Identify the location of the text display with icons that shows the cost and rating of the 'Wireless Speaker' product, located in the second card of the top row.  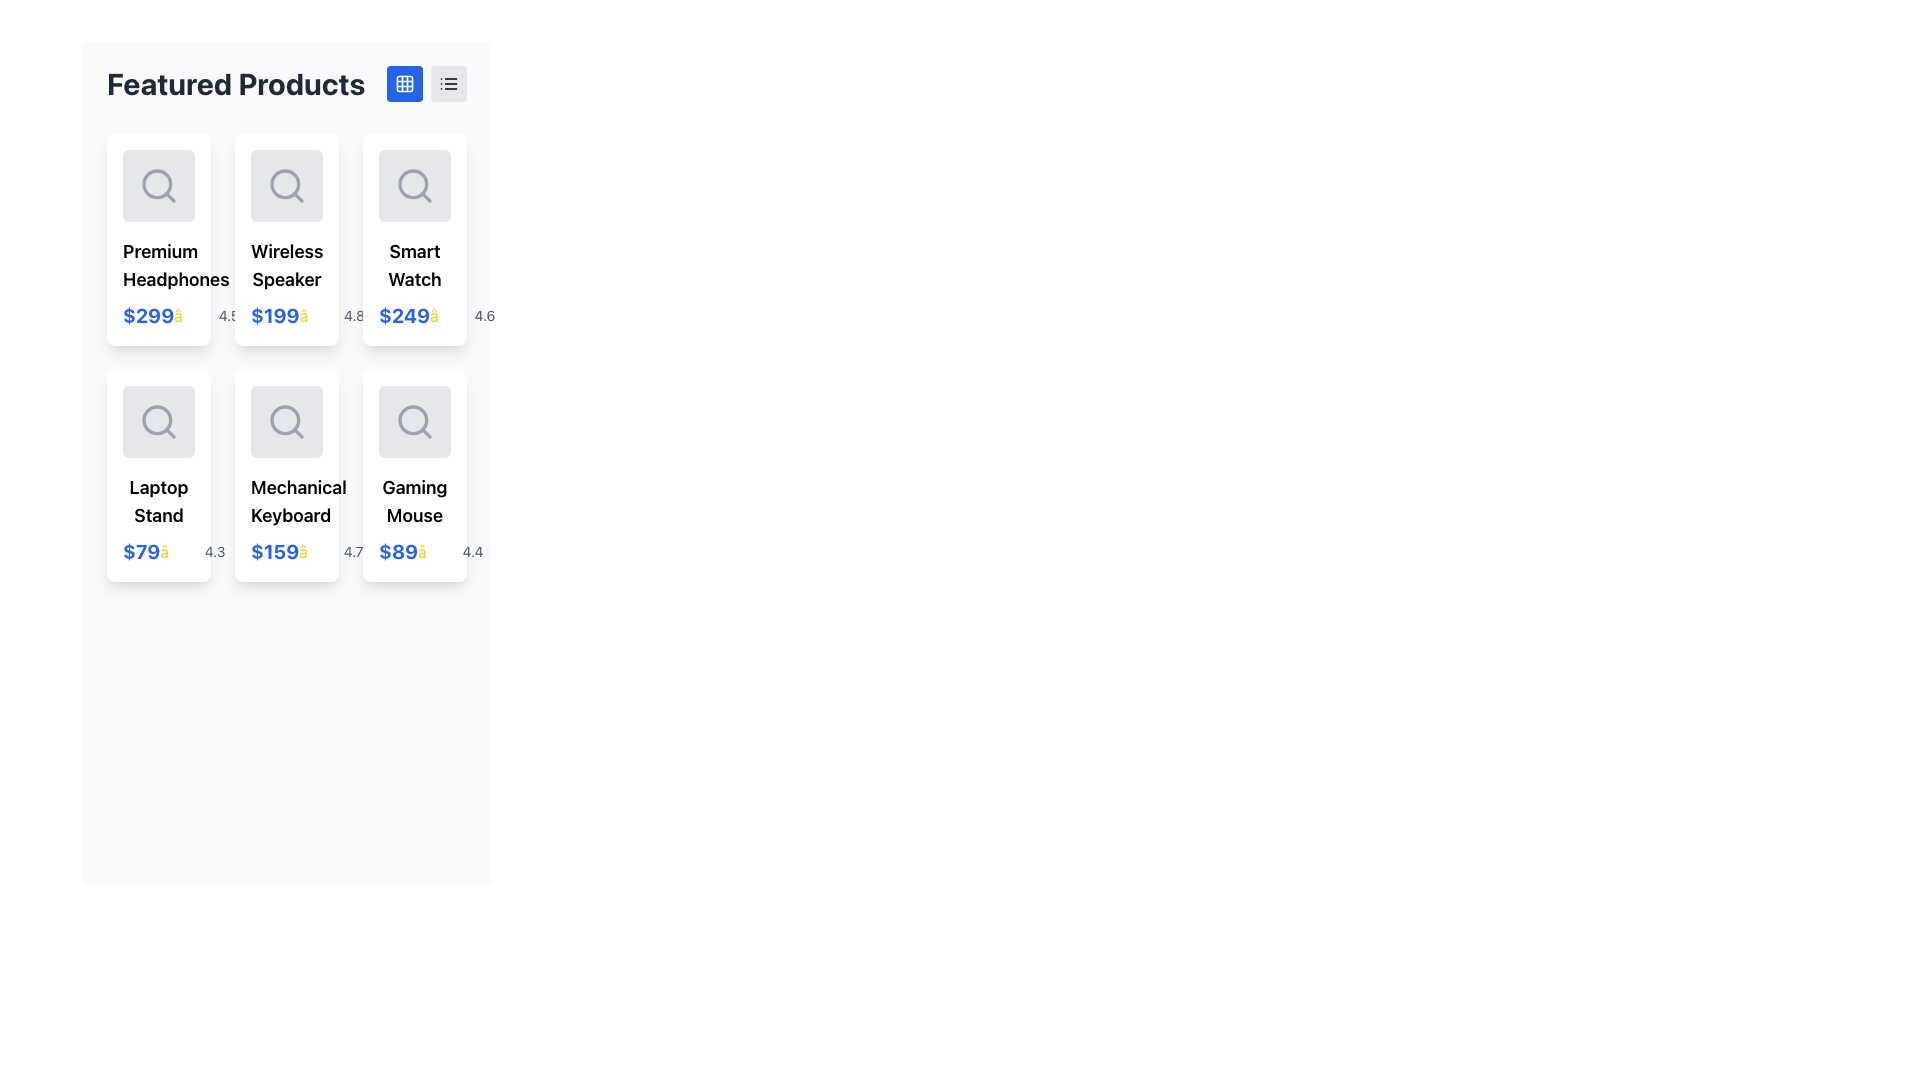
(286, 315).